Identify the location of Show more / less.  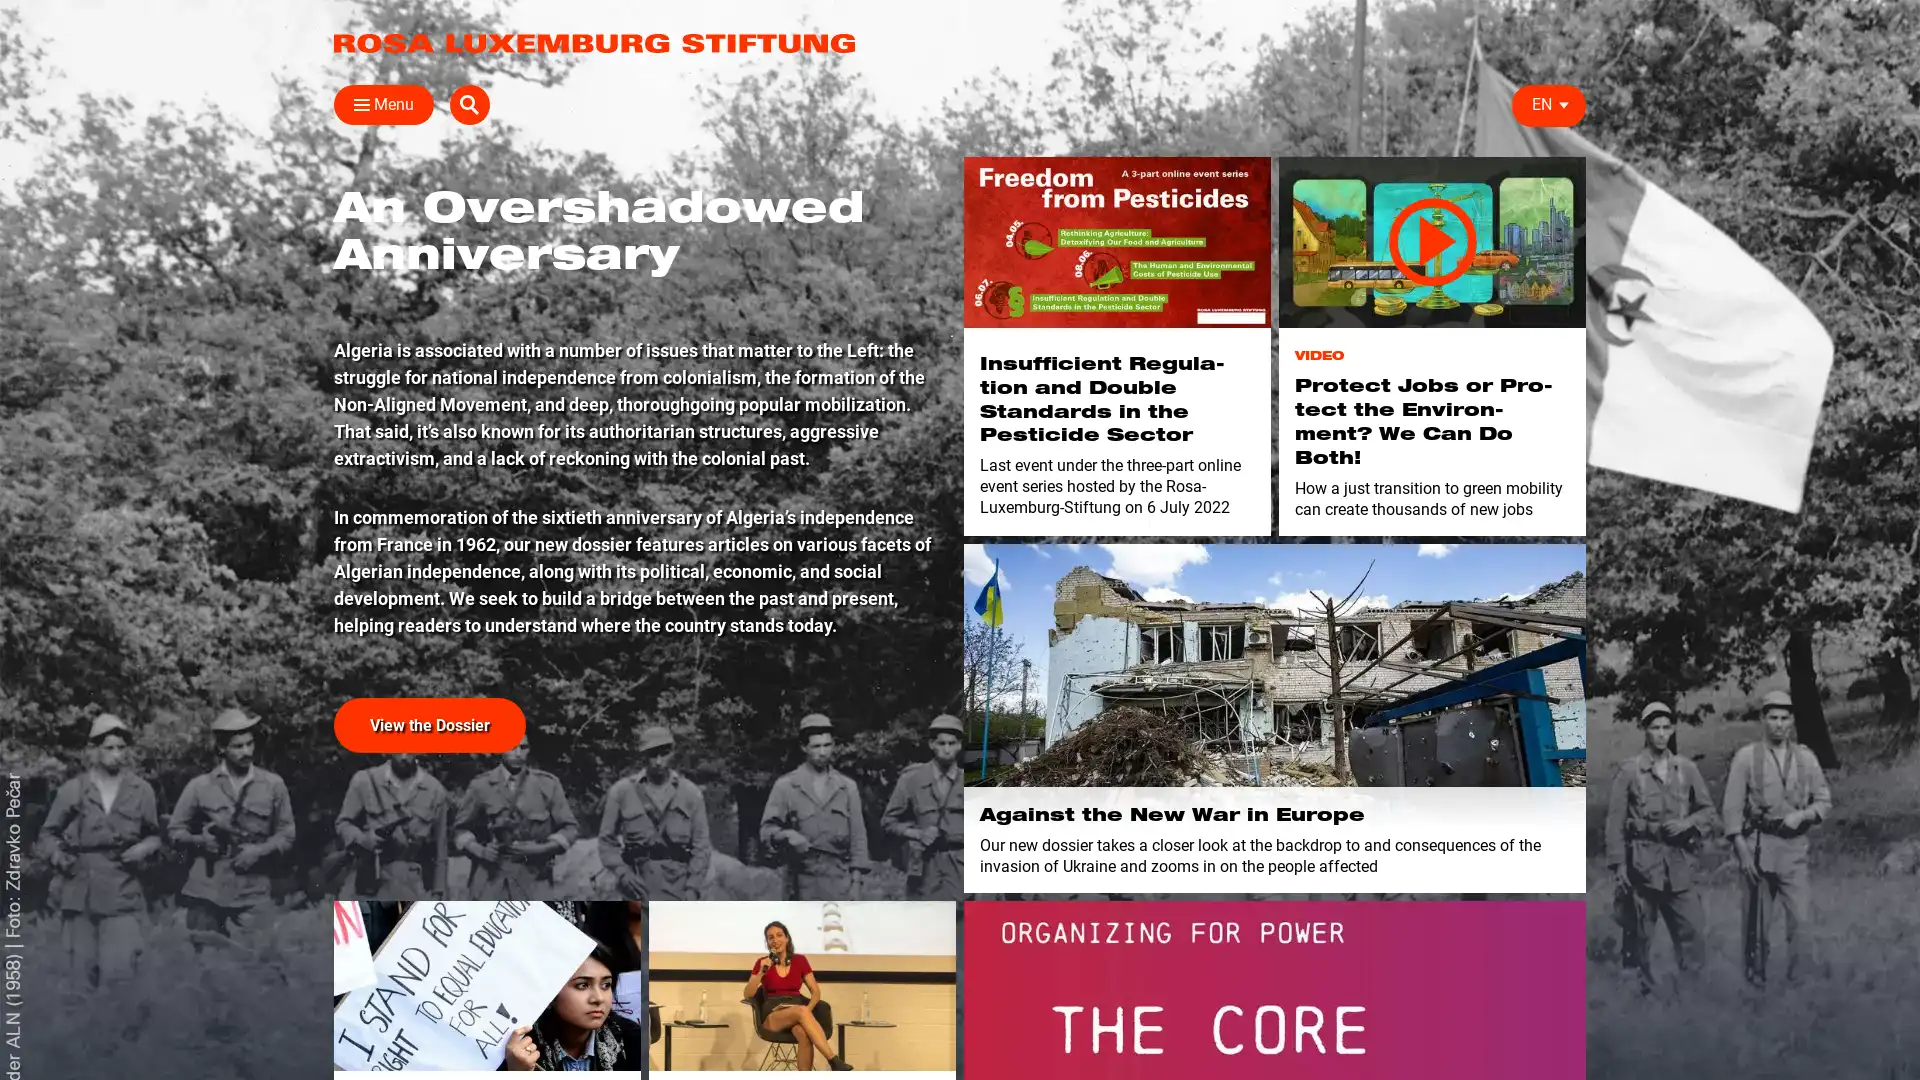
(325, 489).